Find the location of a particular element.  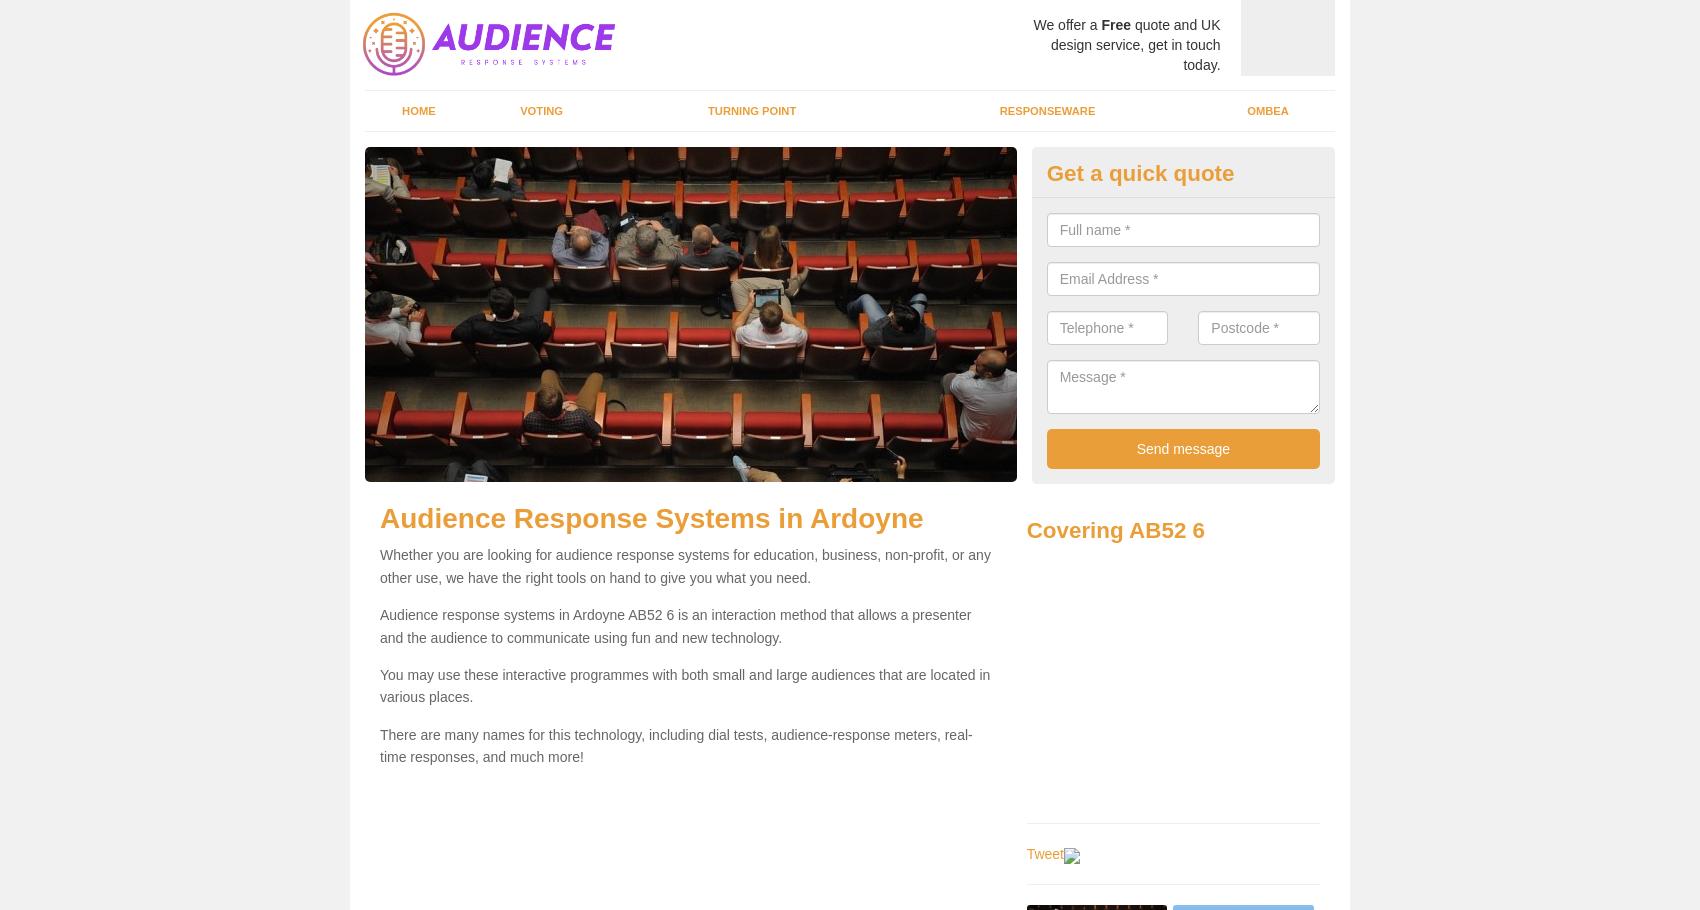

'We offer a' is located at coordinates (1031, 24).